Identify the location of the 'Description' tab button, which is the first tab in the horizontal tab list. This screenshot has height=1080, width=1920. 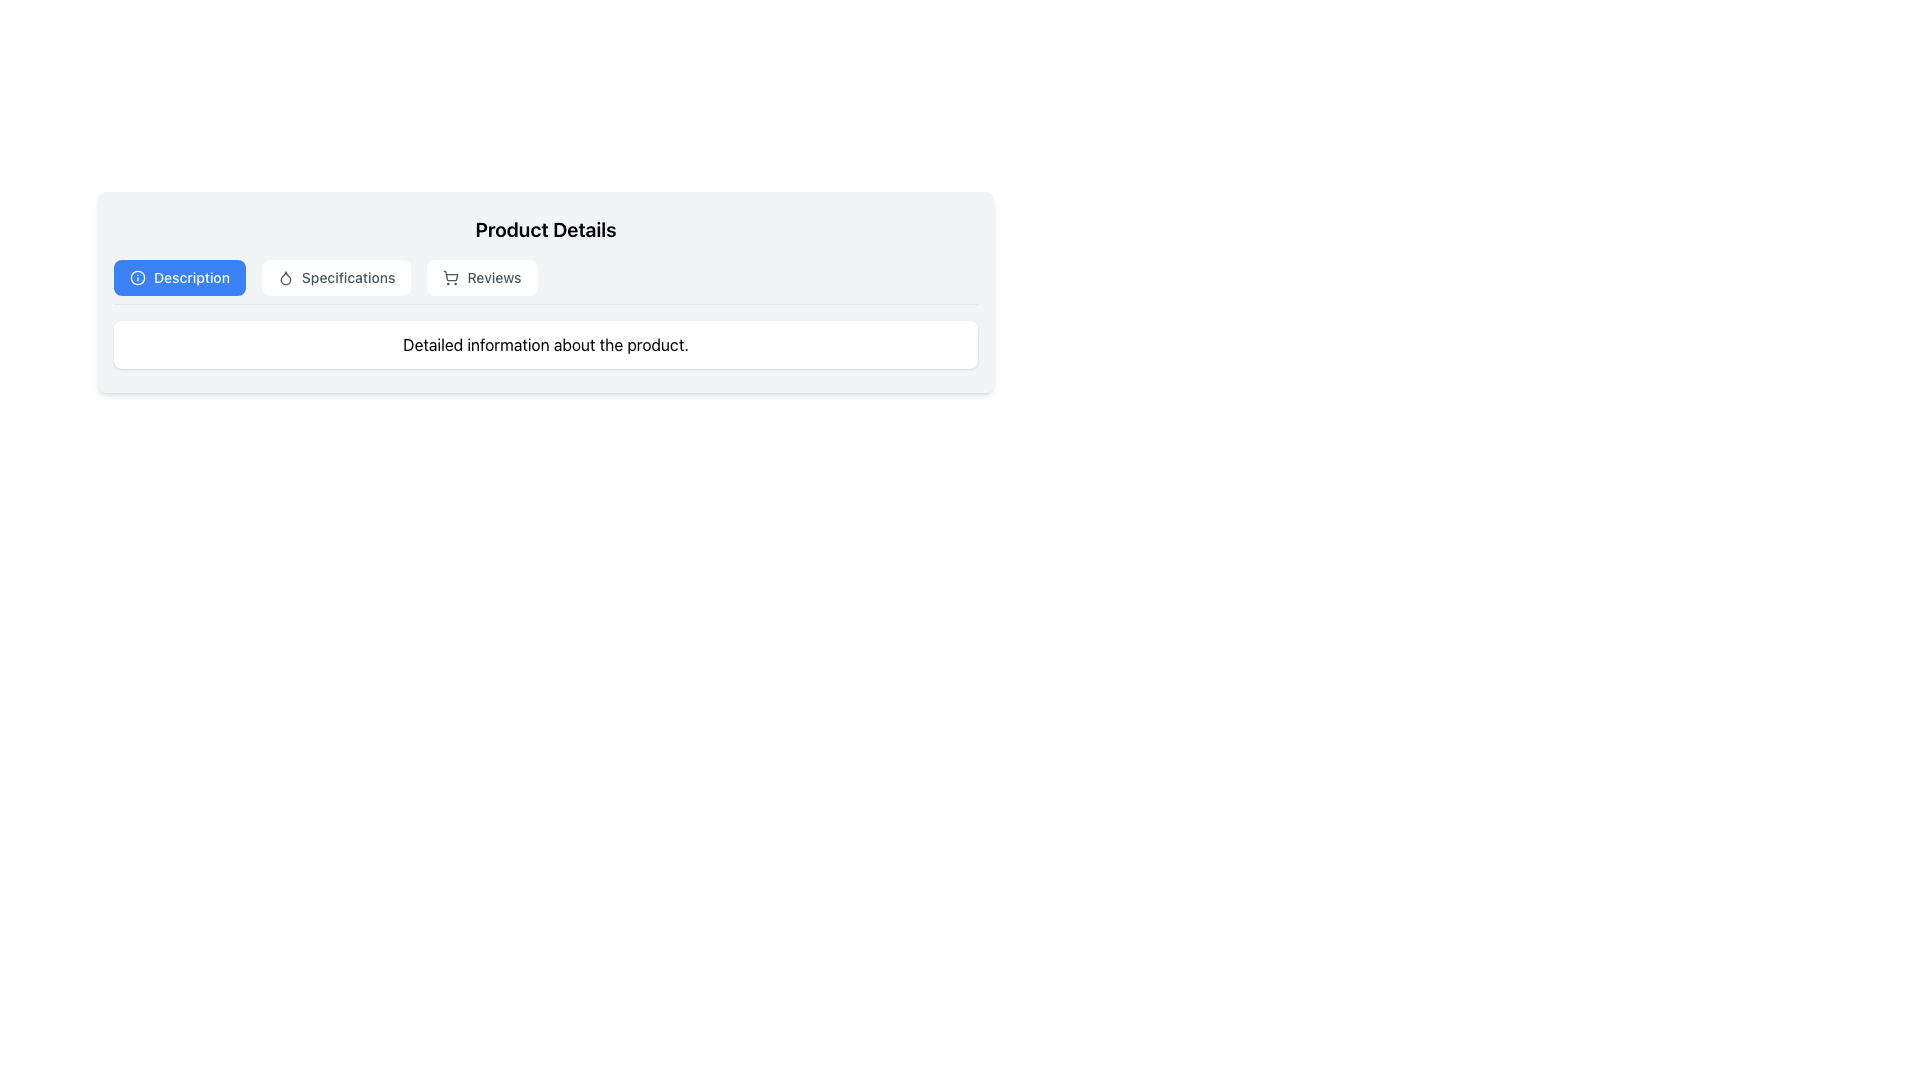
(179, 277).